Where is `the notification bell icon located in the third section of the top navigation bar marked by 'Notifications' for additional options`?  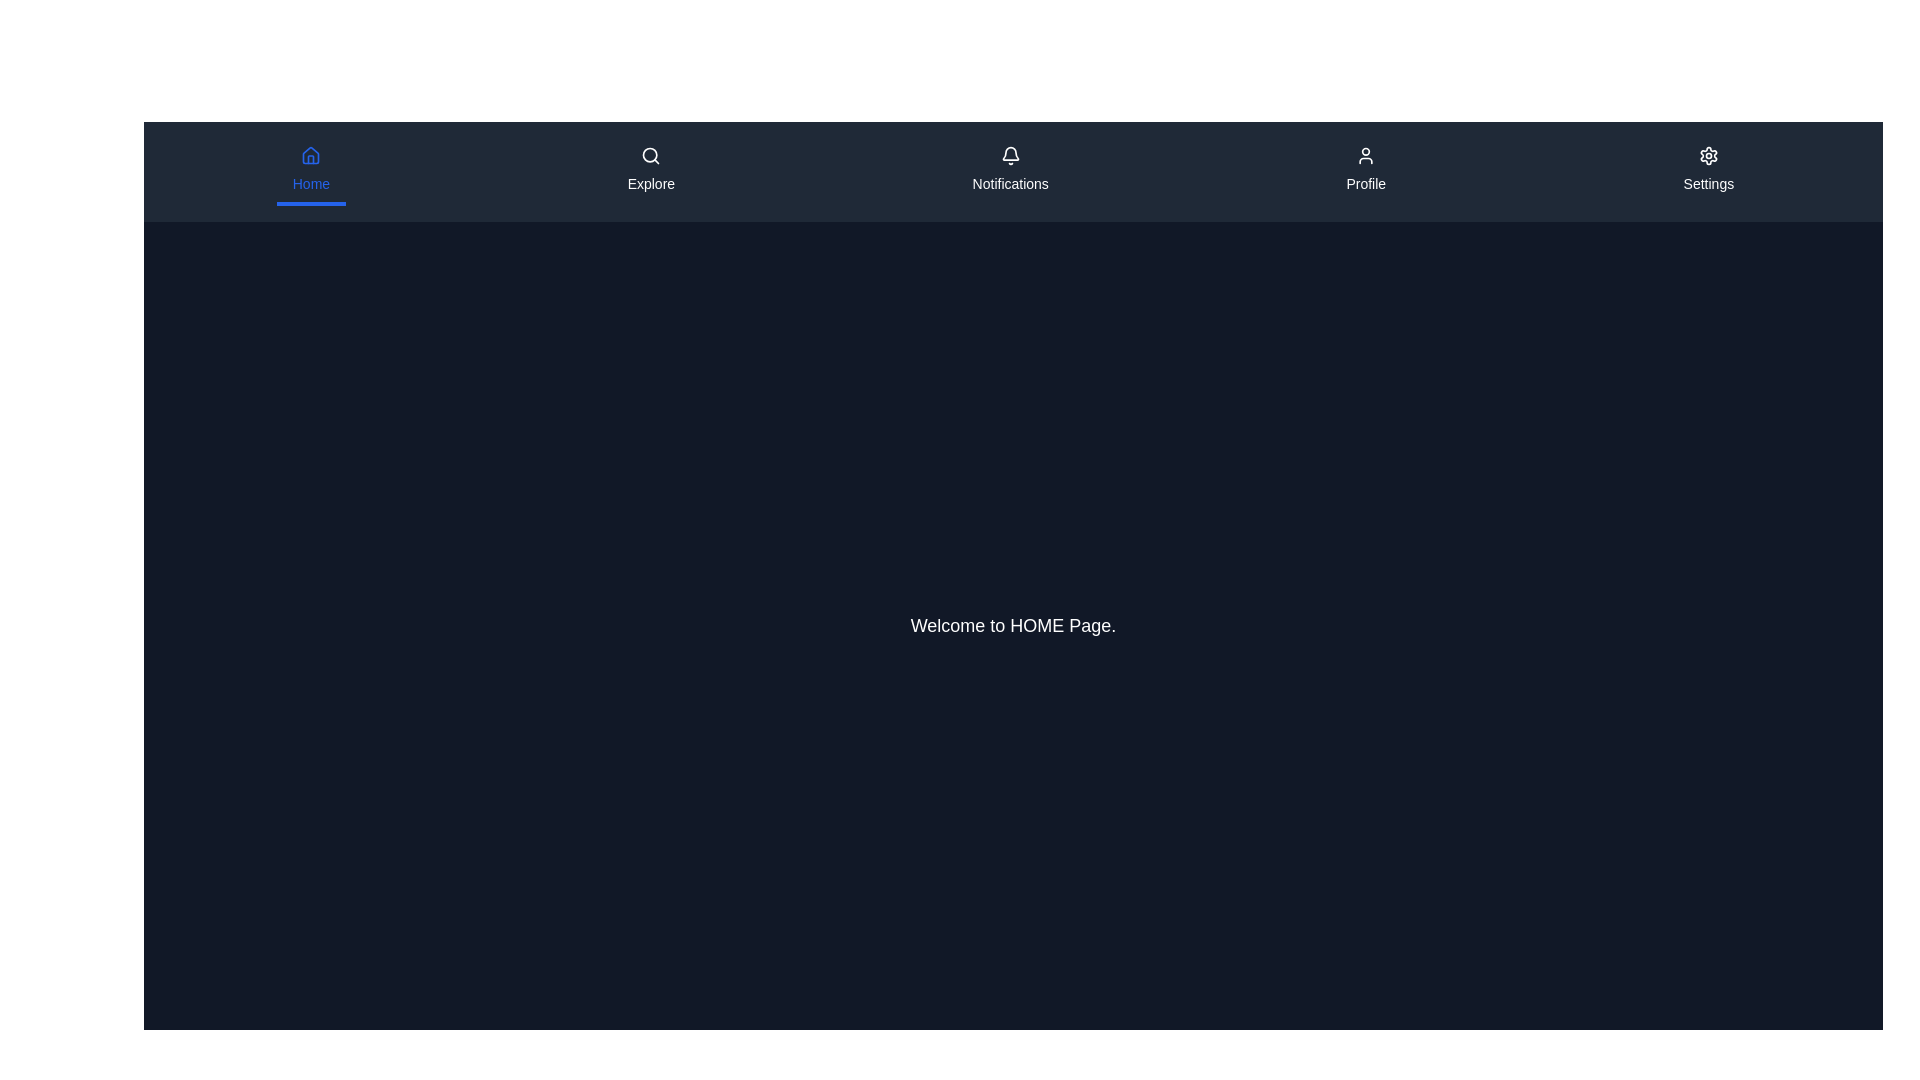
the notification bell icon located in the third section of the top navigation bar marked by 'Notifications' for additional options is located at coordinates (1009, 154).